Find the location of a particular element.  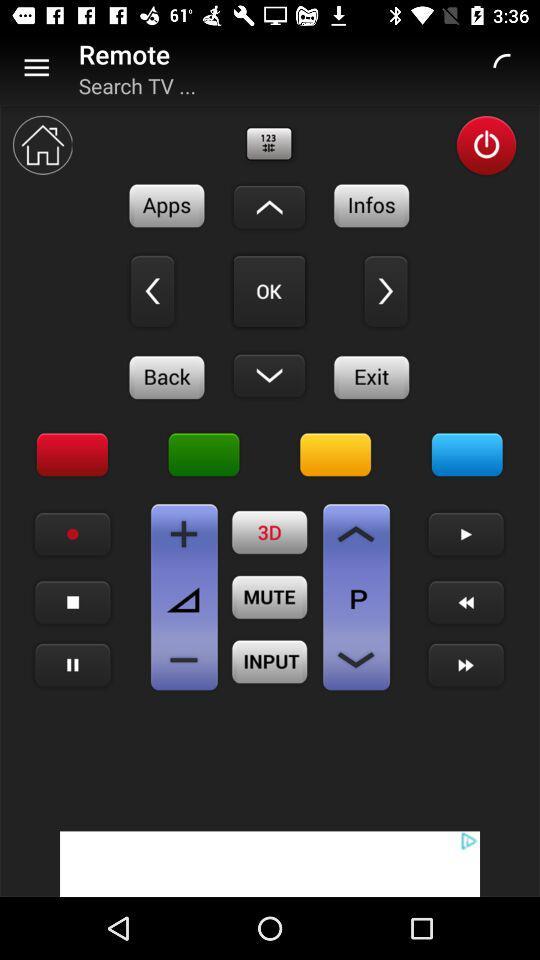

down arrow is located at coordinates (269, 207).